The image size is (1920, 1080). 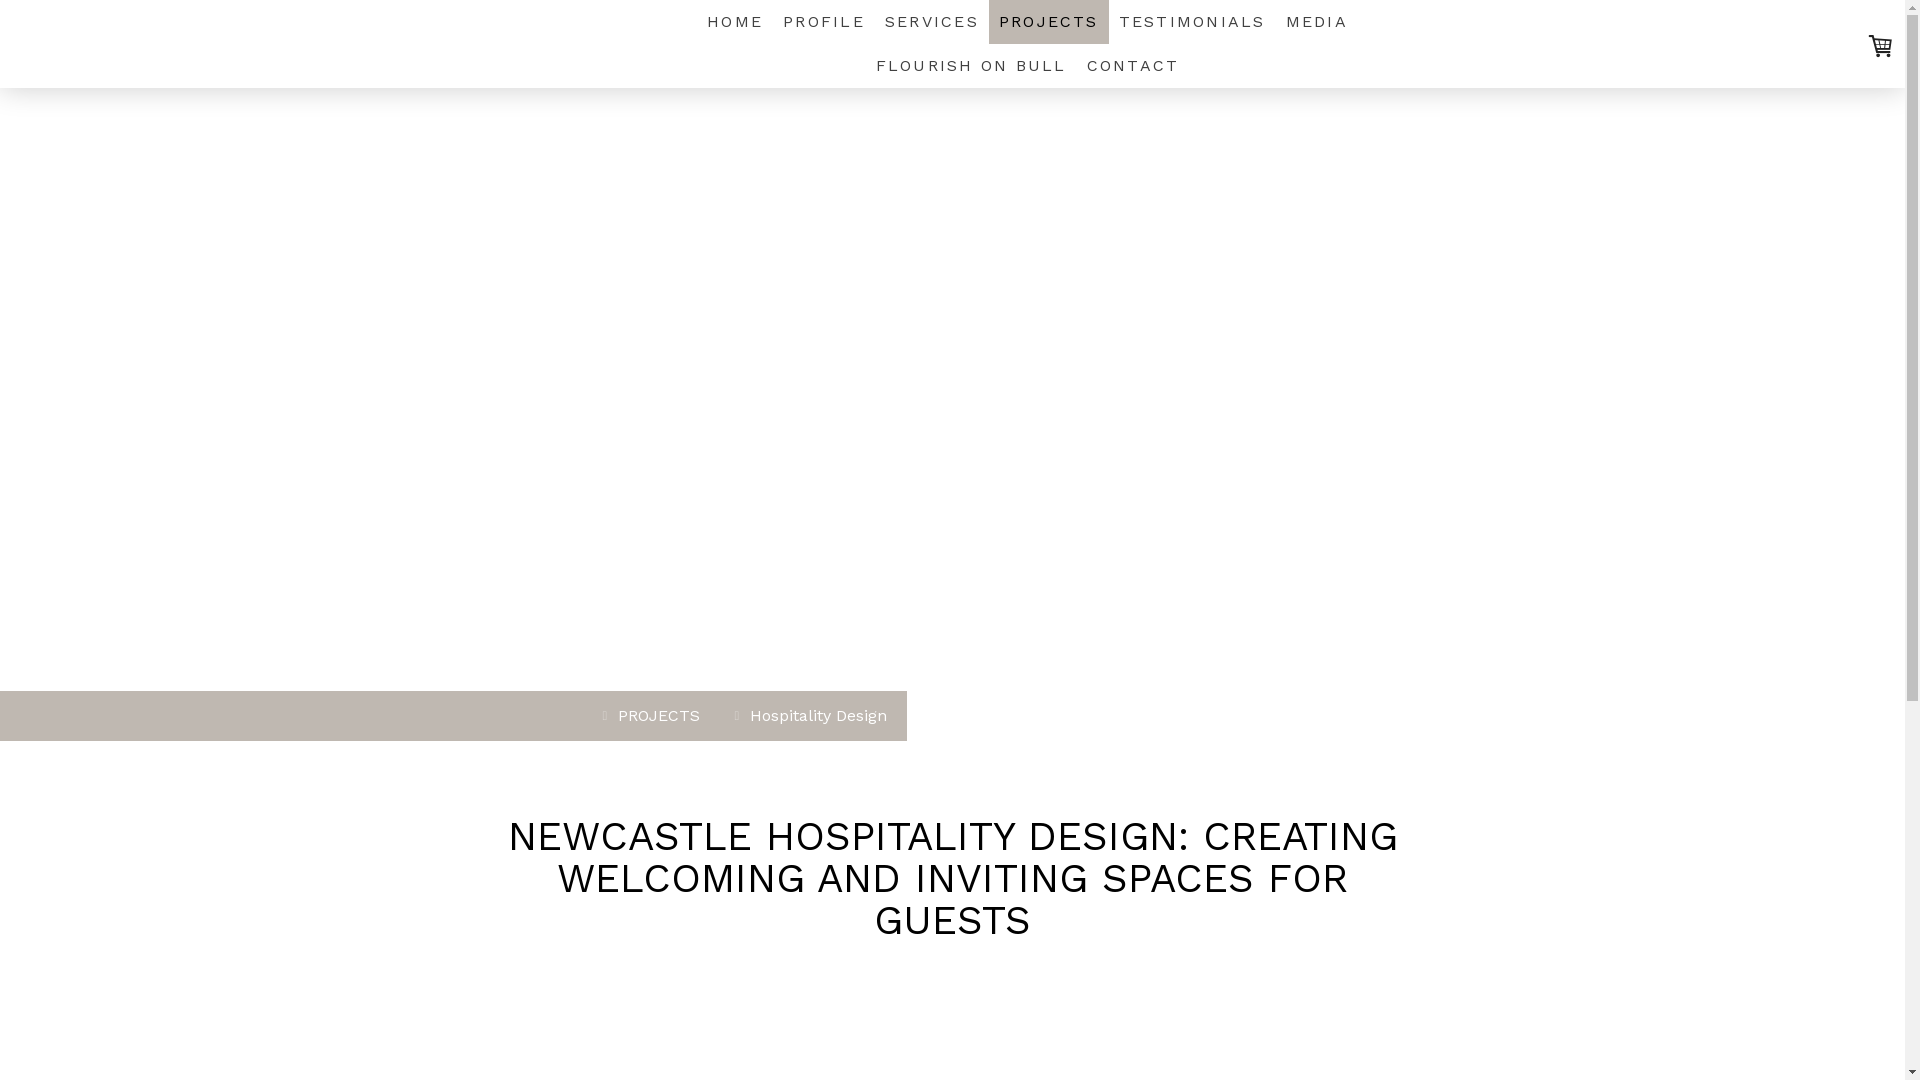 What do you see at coordinates (1133, 64) in the screenshot?
I see `'CONTACT'` at bounding box center [1133, 64].